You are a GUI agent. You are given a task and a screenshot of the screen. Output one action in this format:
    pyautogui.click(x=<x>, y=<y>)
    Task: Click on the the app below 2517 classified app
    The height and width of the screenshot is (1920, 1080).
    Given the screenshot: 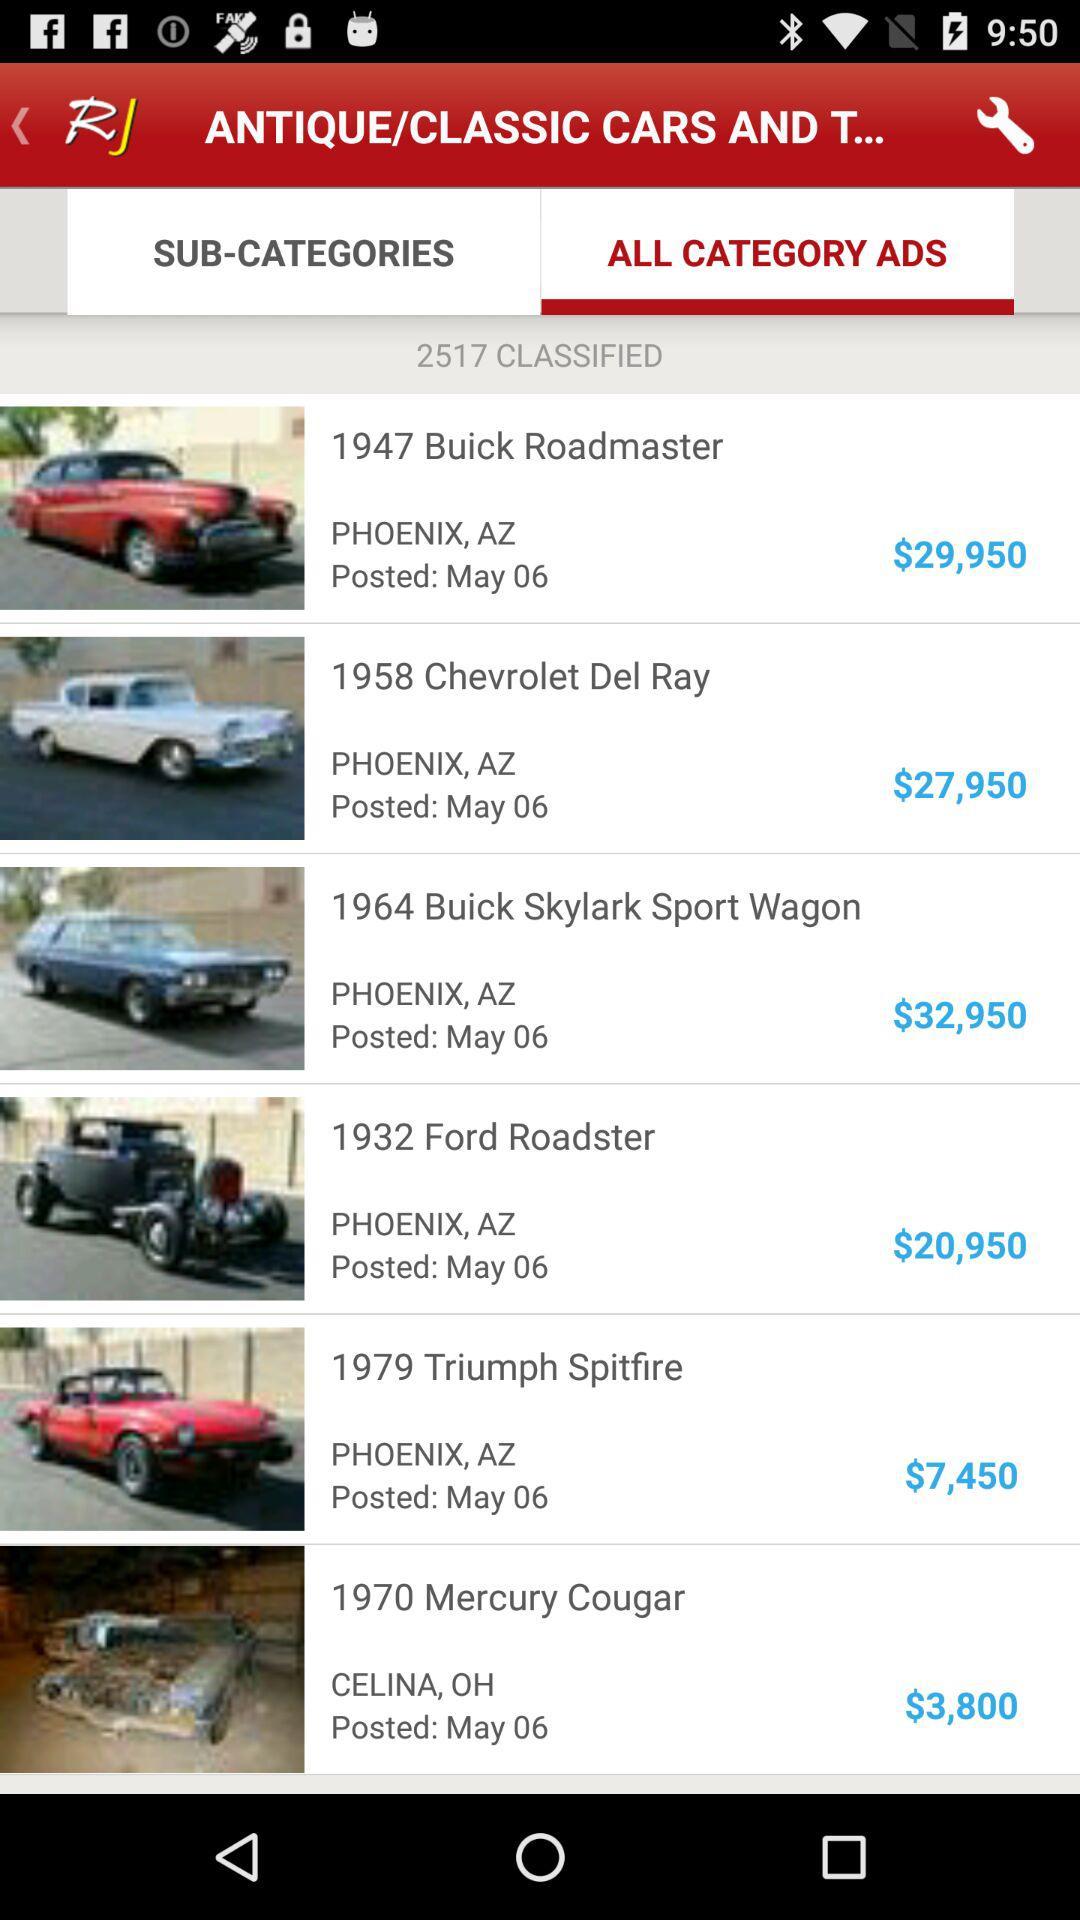 What is the action you would take?
    pyautogui.click(x=666, y=443)
    